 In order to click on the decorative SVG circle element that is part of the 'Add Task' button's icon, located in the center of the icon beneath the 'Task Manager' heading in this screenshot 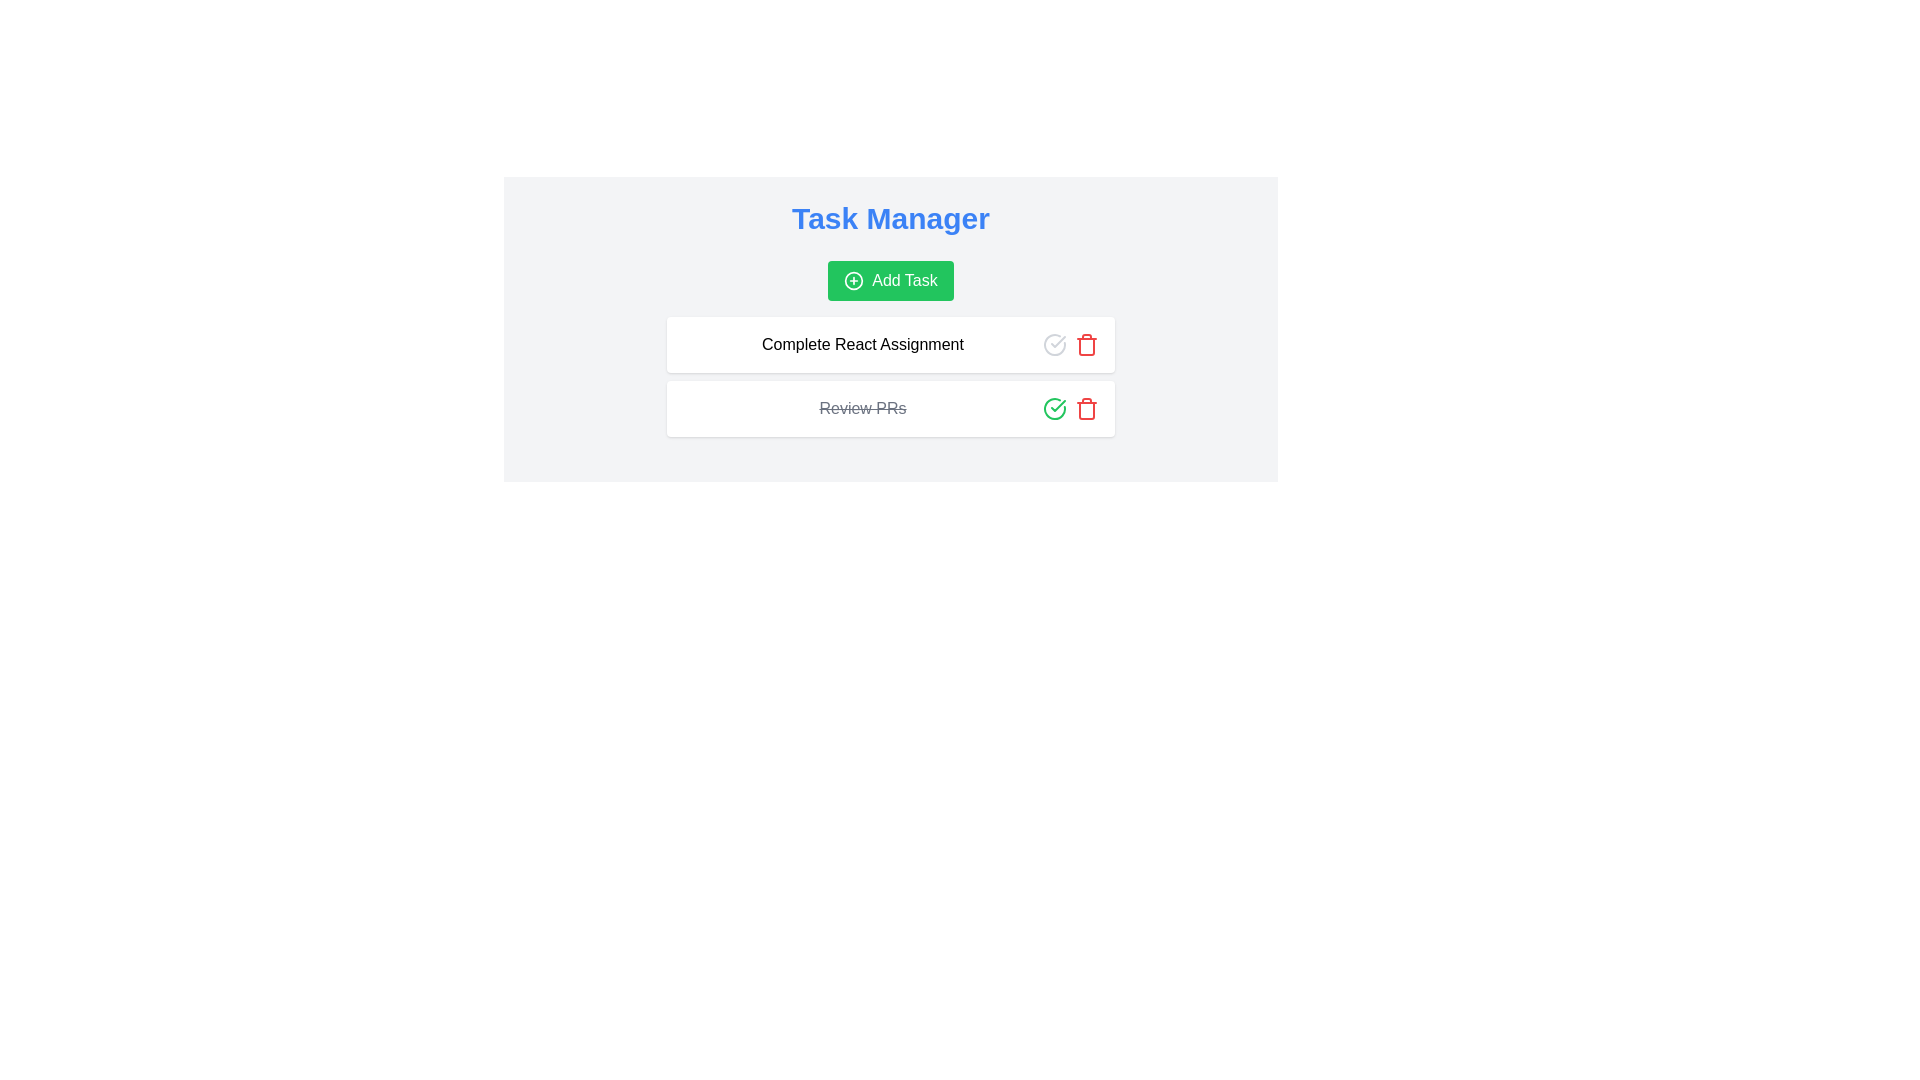, I will do `click(854, 281)`.